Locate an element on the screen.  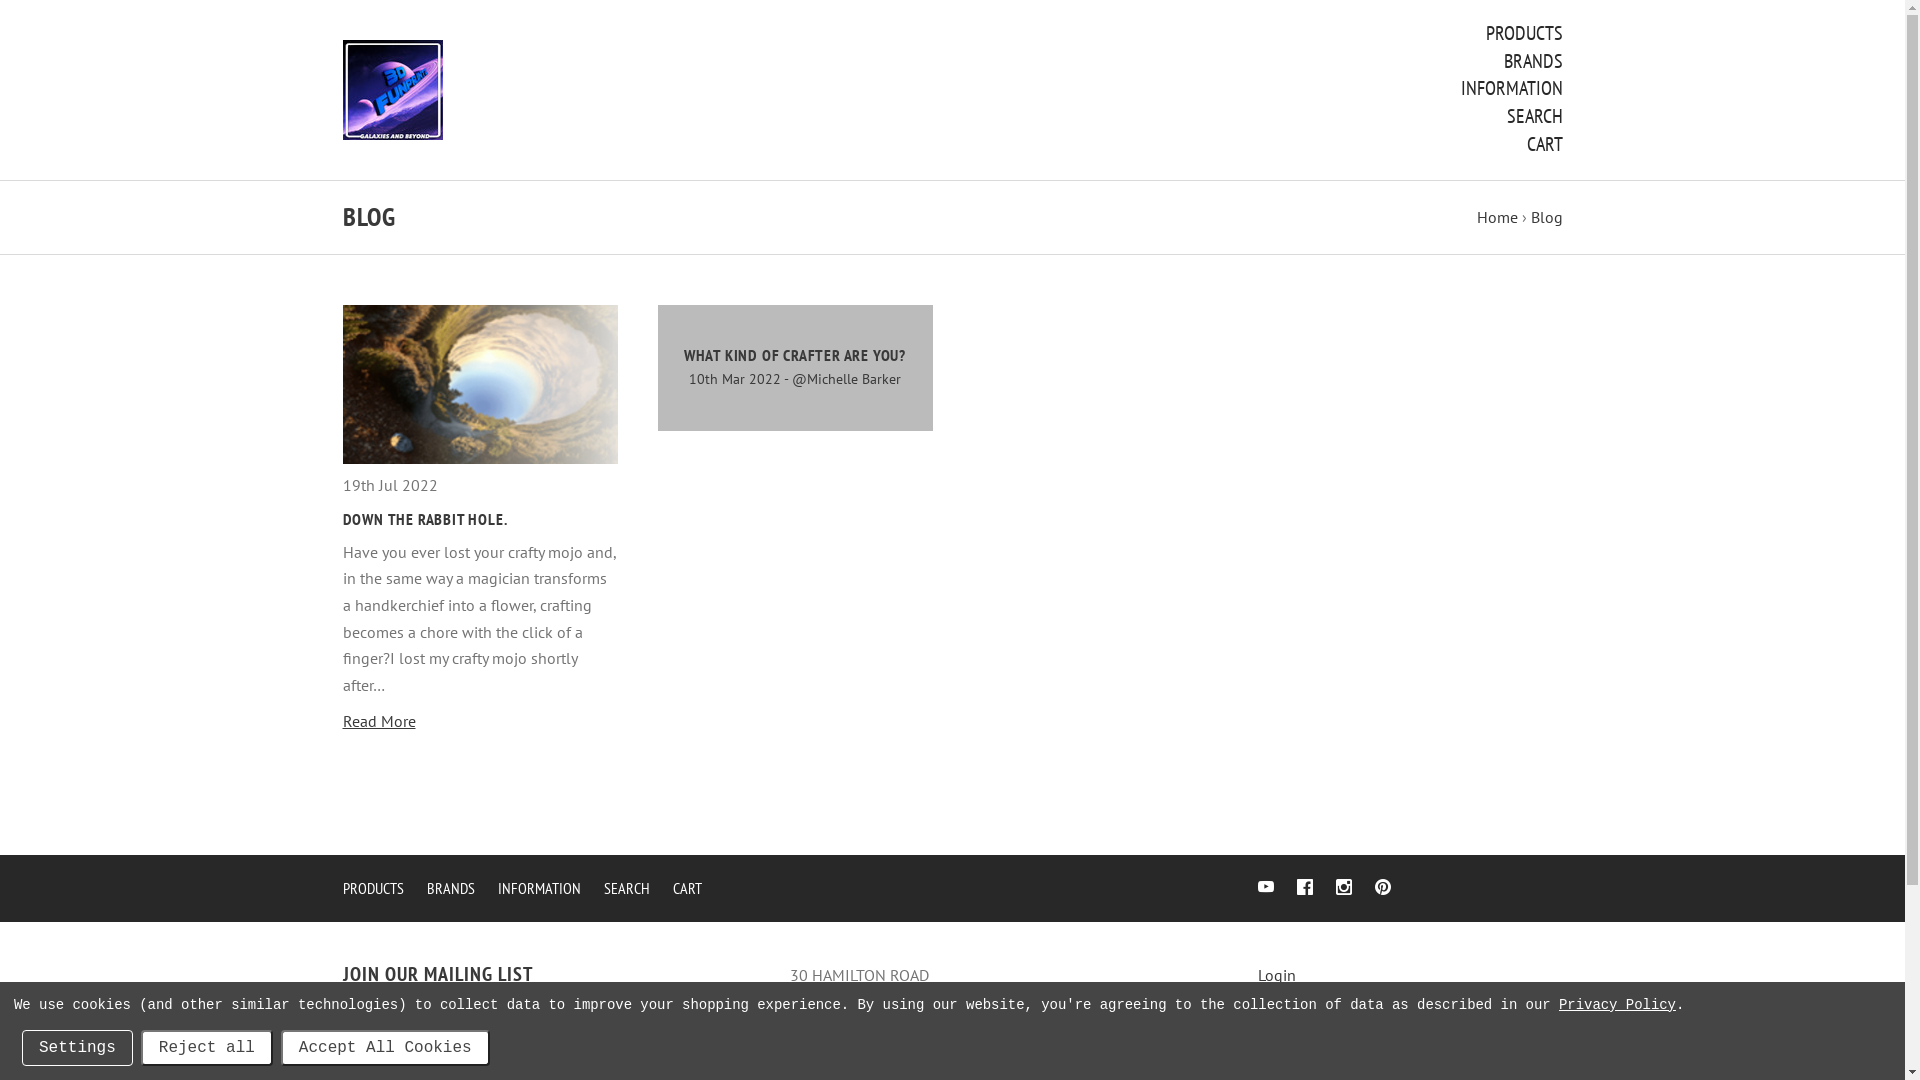
'Home' is located at coordinates (1496, 216).